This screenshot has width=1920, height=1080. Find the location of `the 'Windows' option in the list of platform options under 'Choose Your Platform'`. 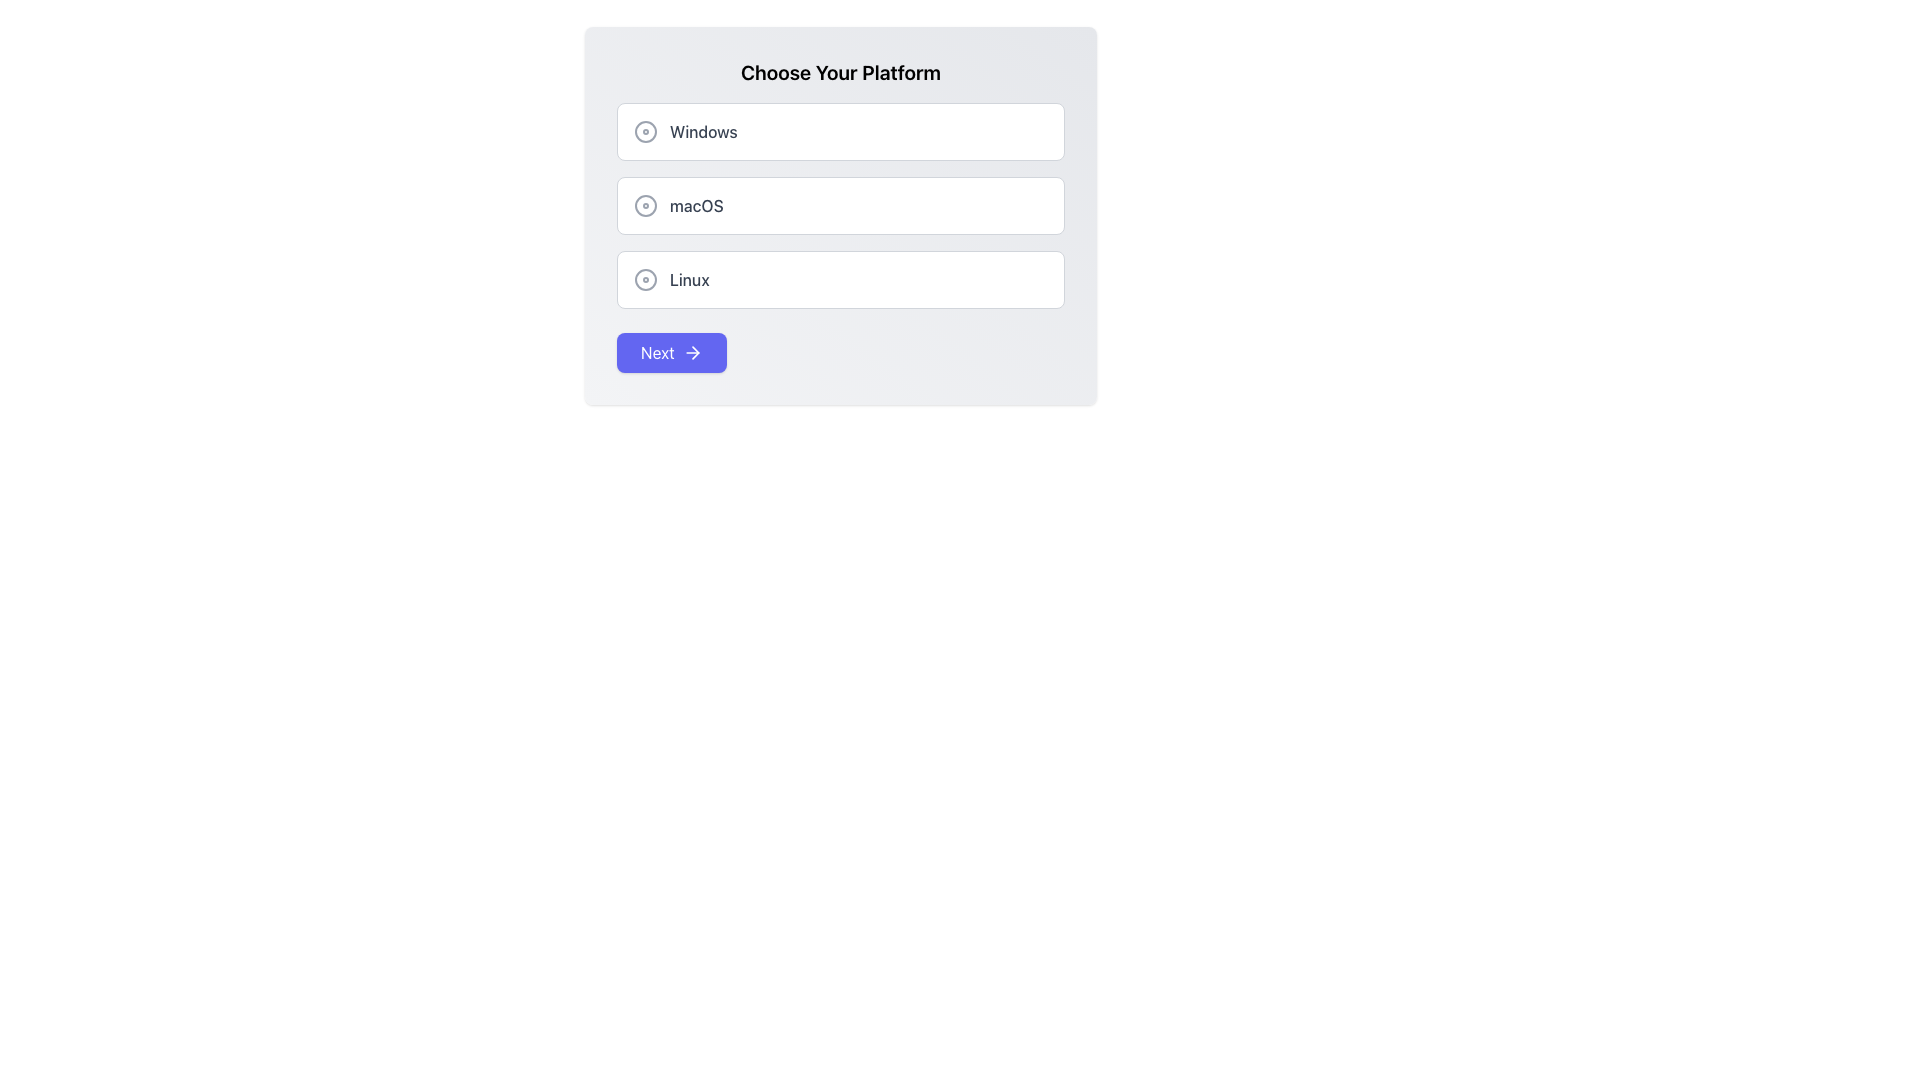

the 'Windows' option in the list of platform options under 'Choose Your Platform' is located at coordinates (840, 131).